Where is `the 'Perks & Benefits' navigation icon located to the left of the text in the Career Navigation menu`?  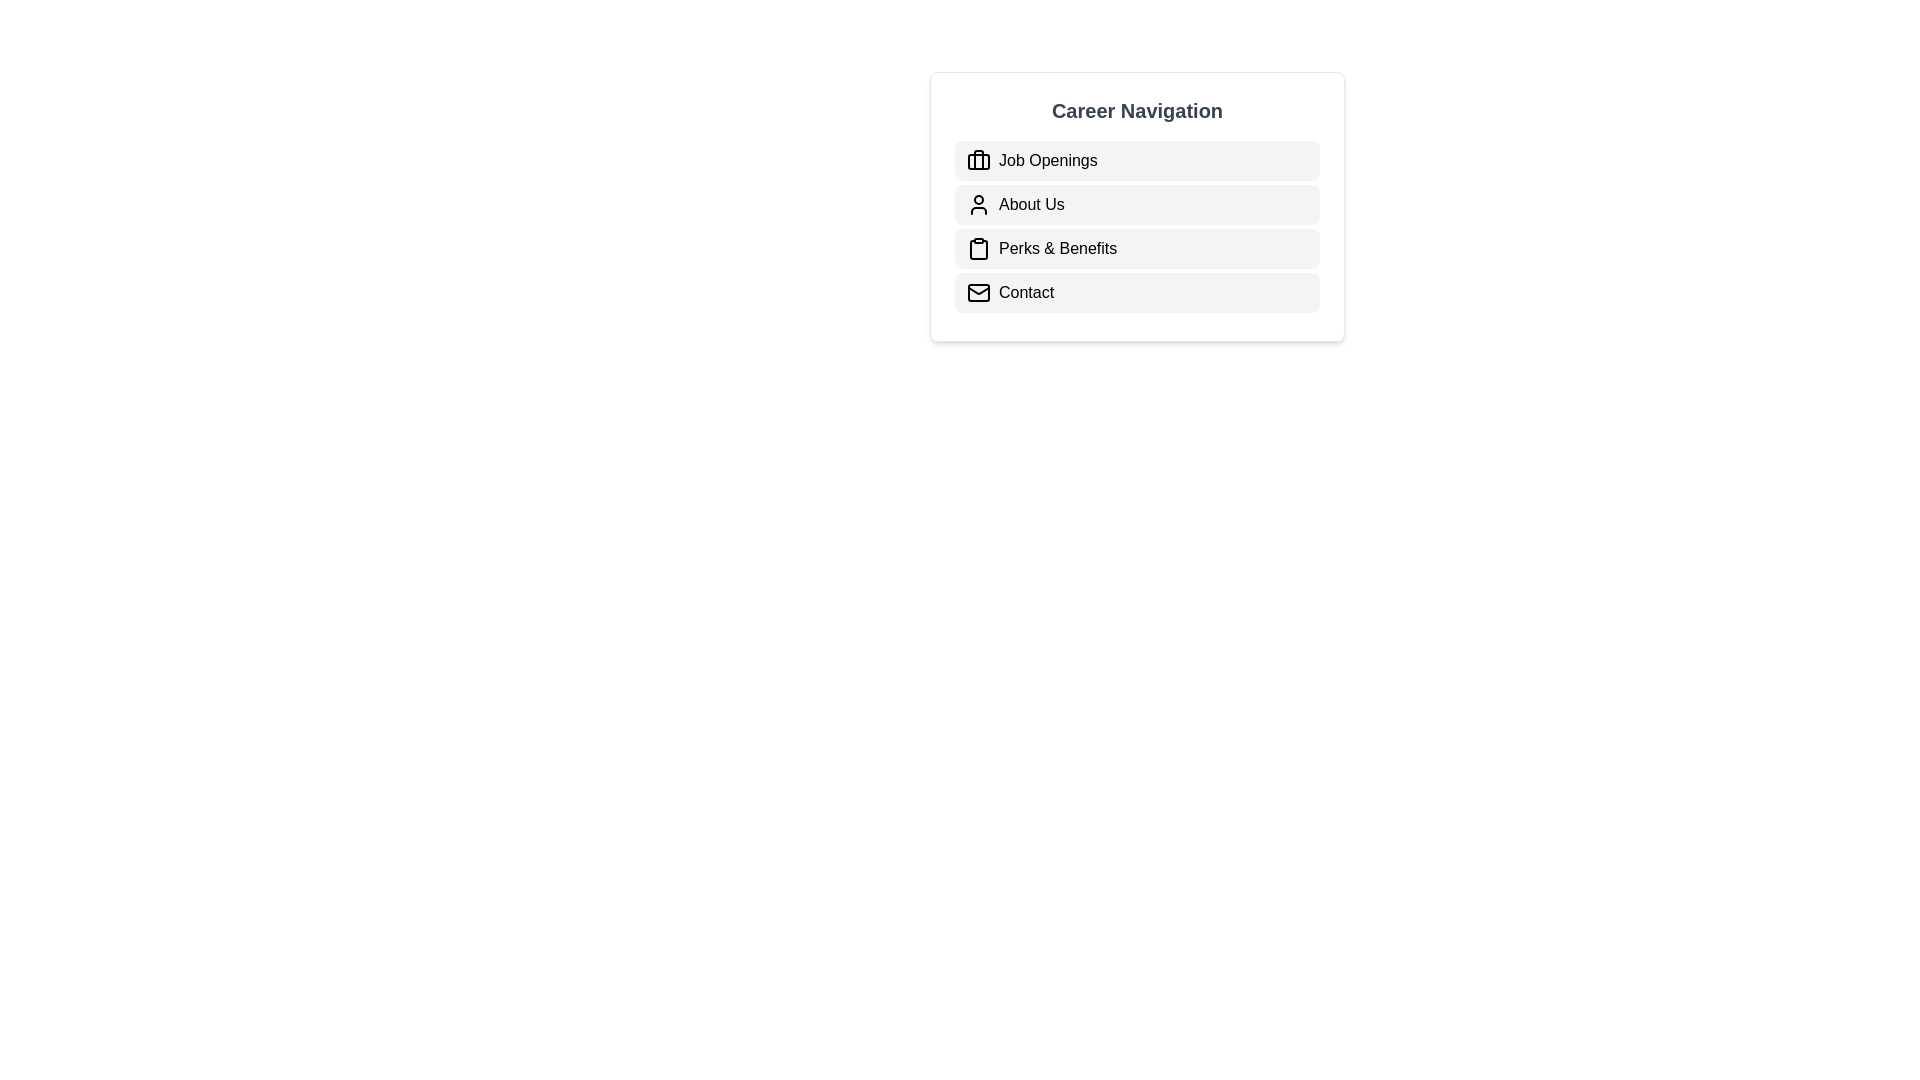
the 'Perks & Benefits' navigation icon located to the left of the text in the Career Navigation menu is located at coordinates (979, 248).